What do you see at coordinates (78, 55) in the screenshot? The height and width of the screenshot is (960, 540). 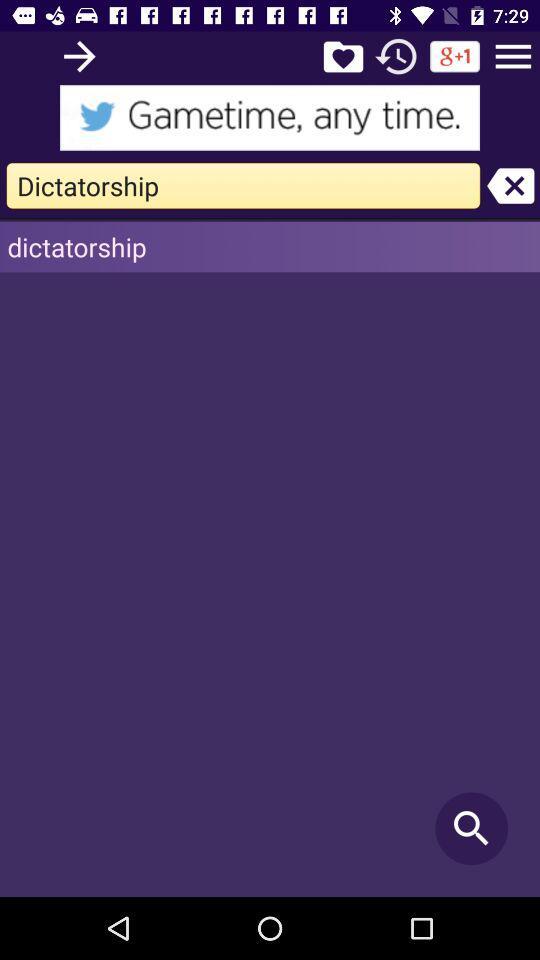 I see `next` at bounding box center [78, 55].